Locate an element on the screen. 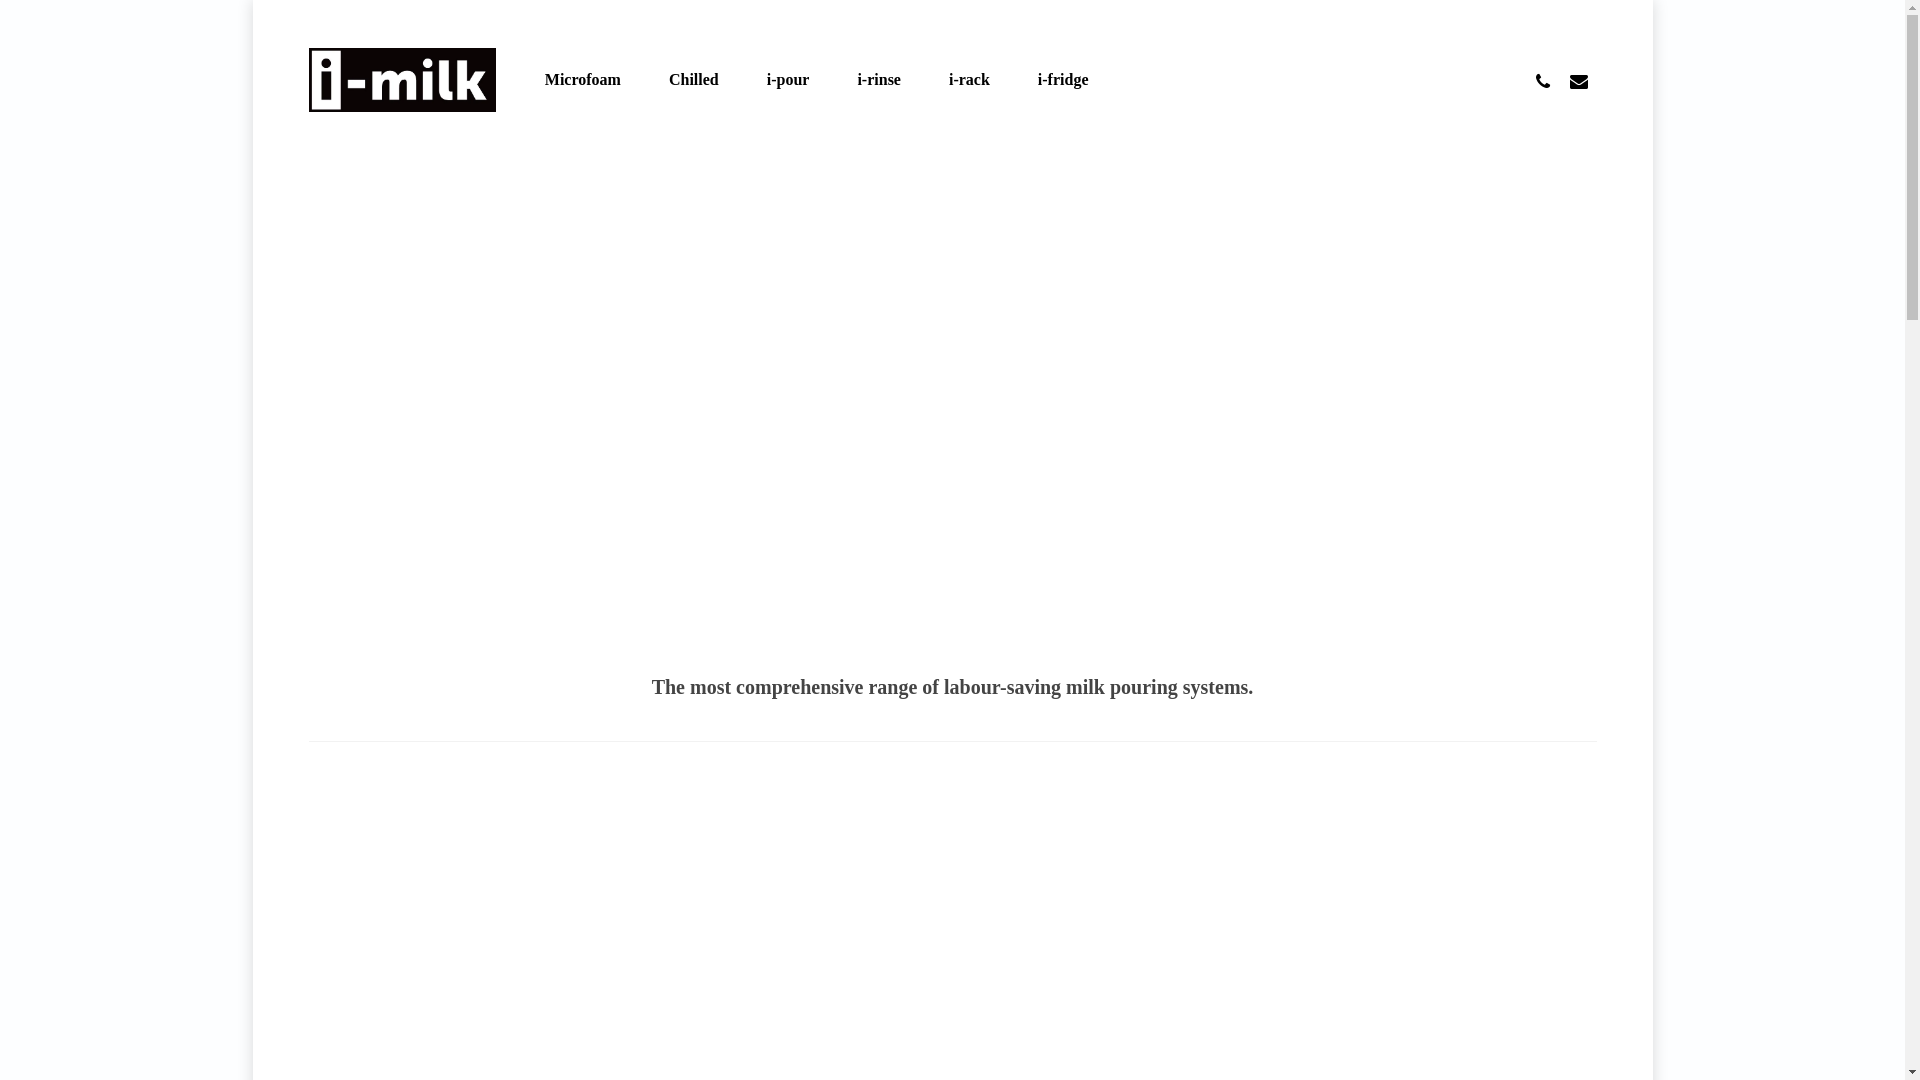 Image resolution: width=1920 pixels, height=1080 pixels. 'i-rinse' is located at coordinates (857, 79).